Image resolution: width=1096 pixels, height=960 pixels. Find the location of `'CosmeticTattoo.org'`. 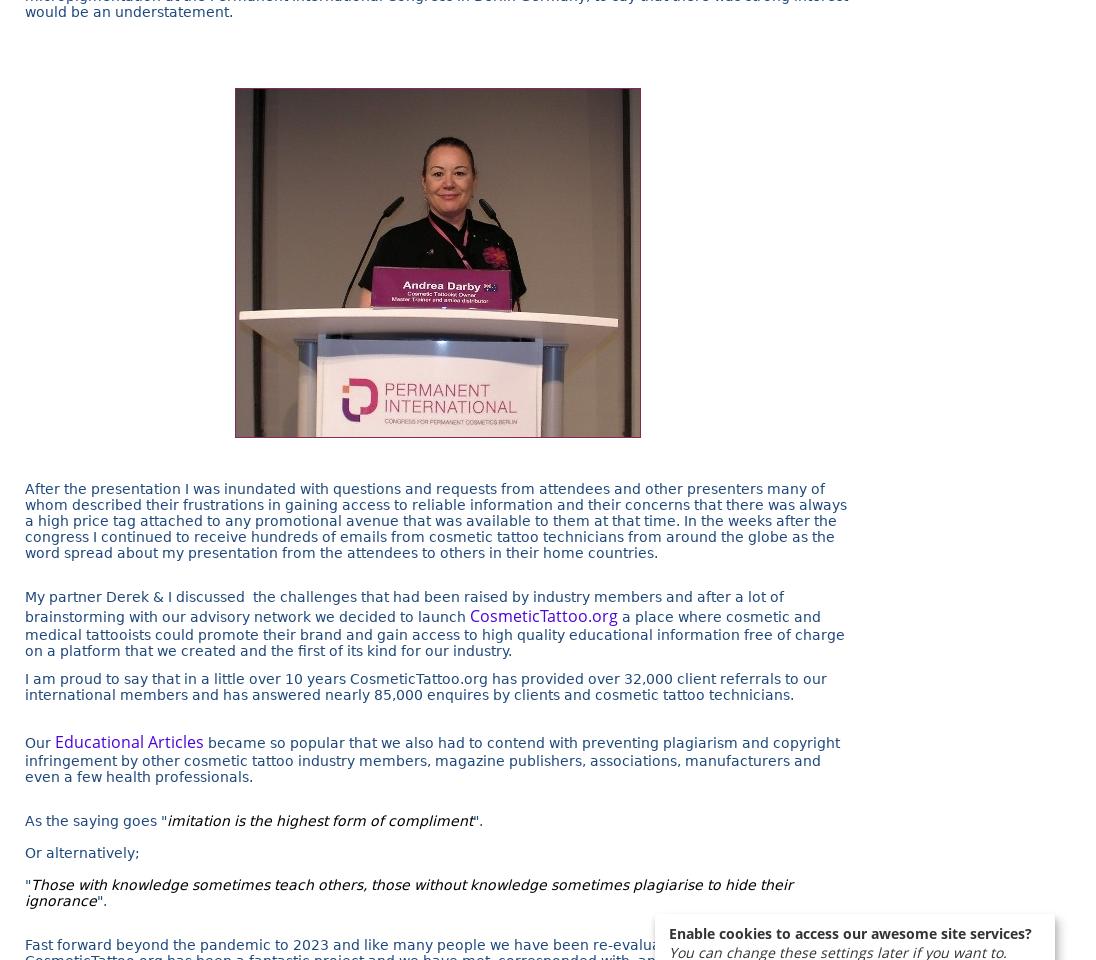

'CosmeticTattoo.org' is located at coordinates (544, 613).